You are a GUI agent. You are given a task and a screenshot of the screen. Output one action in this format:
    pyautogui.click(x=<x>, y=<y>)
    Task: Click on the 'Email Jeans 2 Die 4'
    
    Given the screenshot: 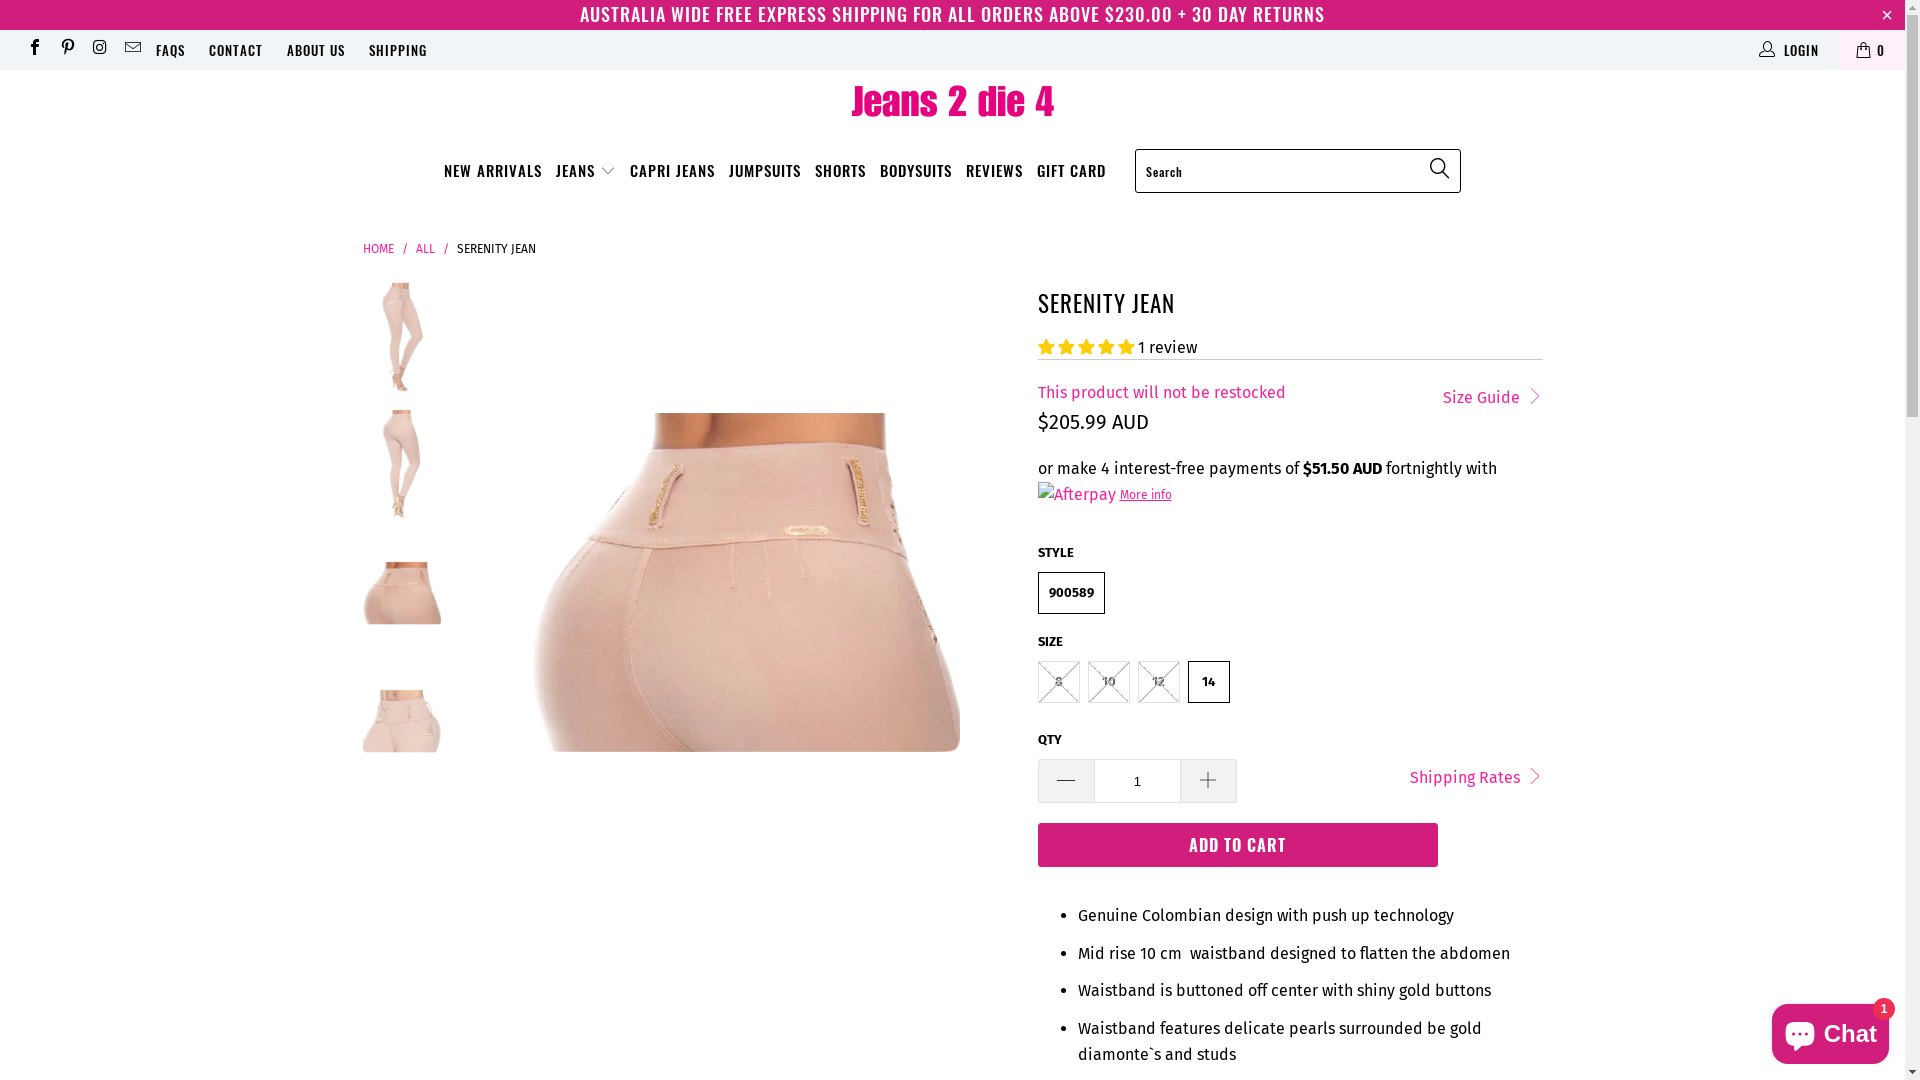 What is the action you would take?
    pyautogui.click(x=129, y=48)
    